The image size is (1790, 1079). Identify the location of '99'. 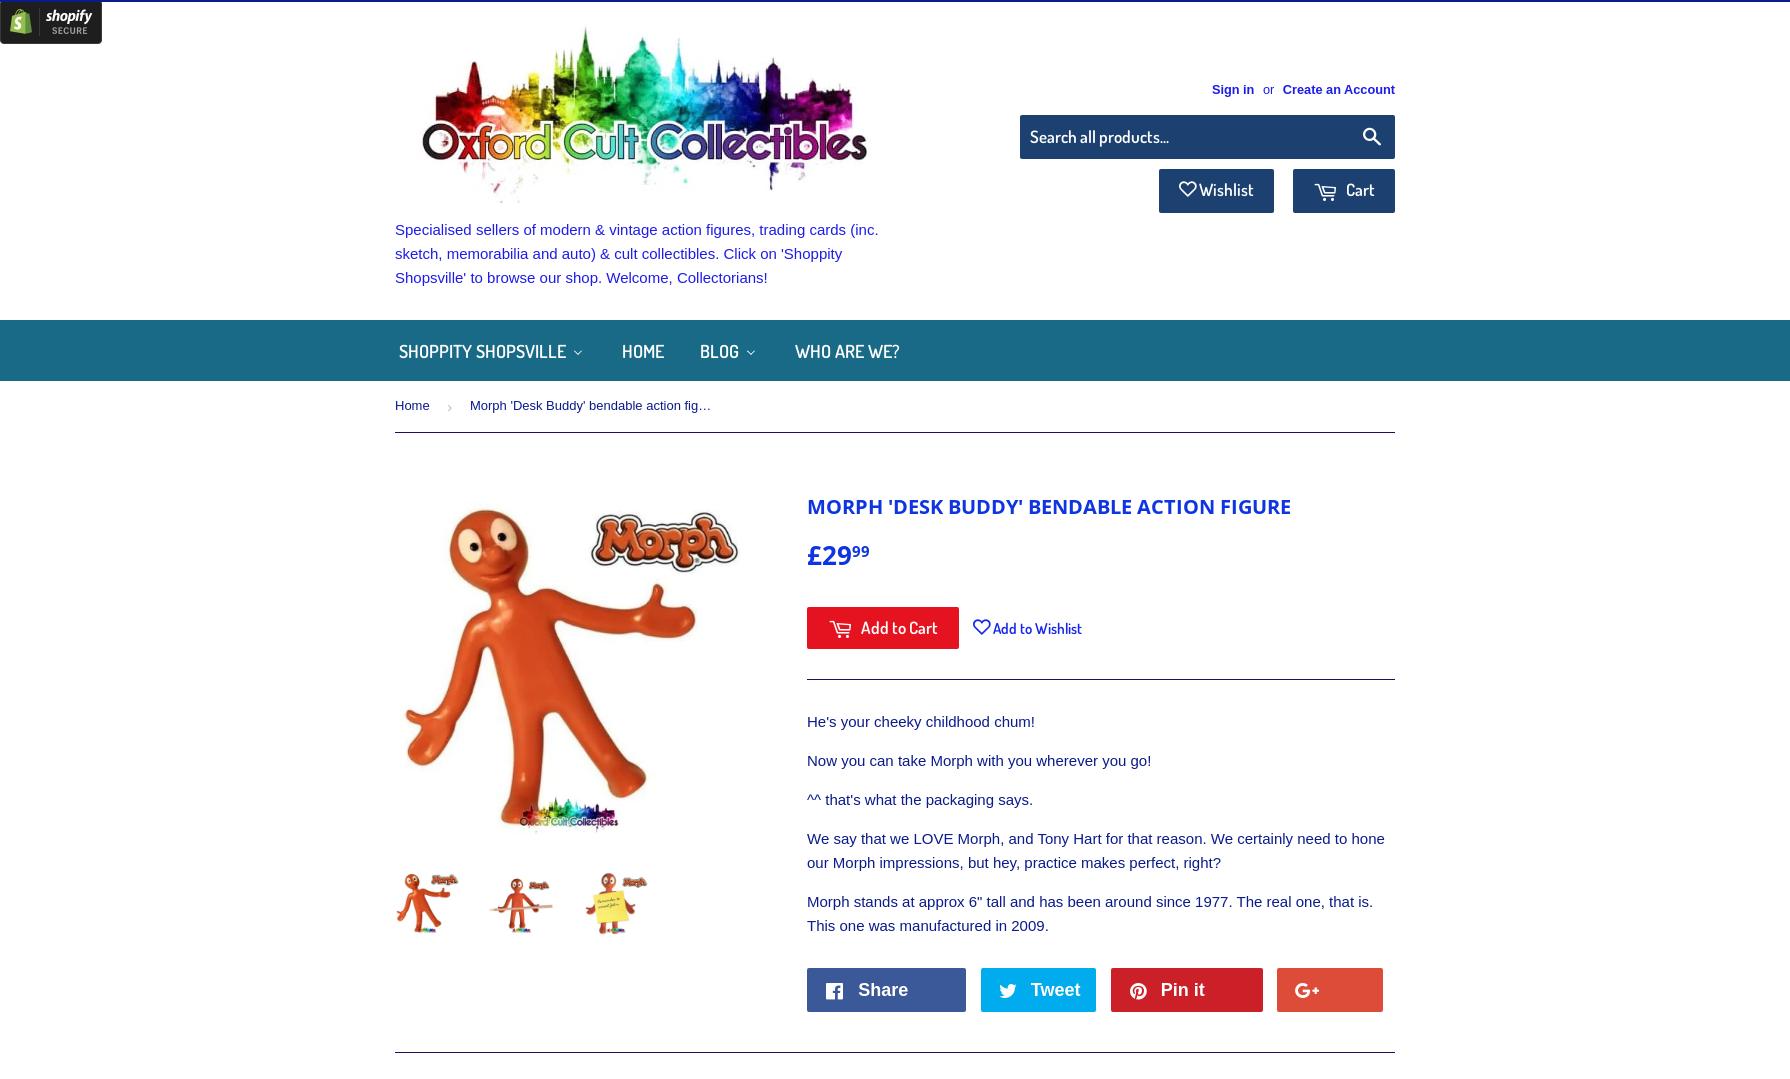
(859, 550).